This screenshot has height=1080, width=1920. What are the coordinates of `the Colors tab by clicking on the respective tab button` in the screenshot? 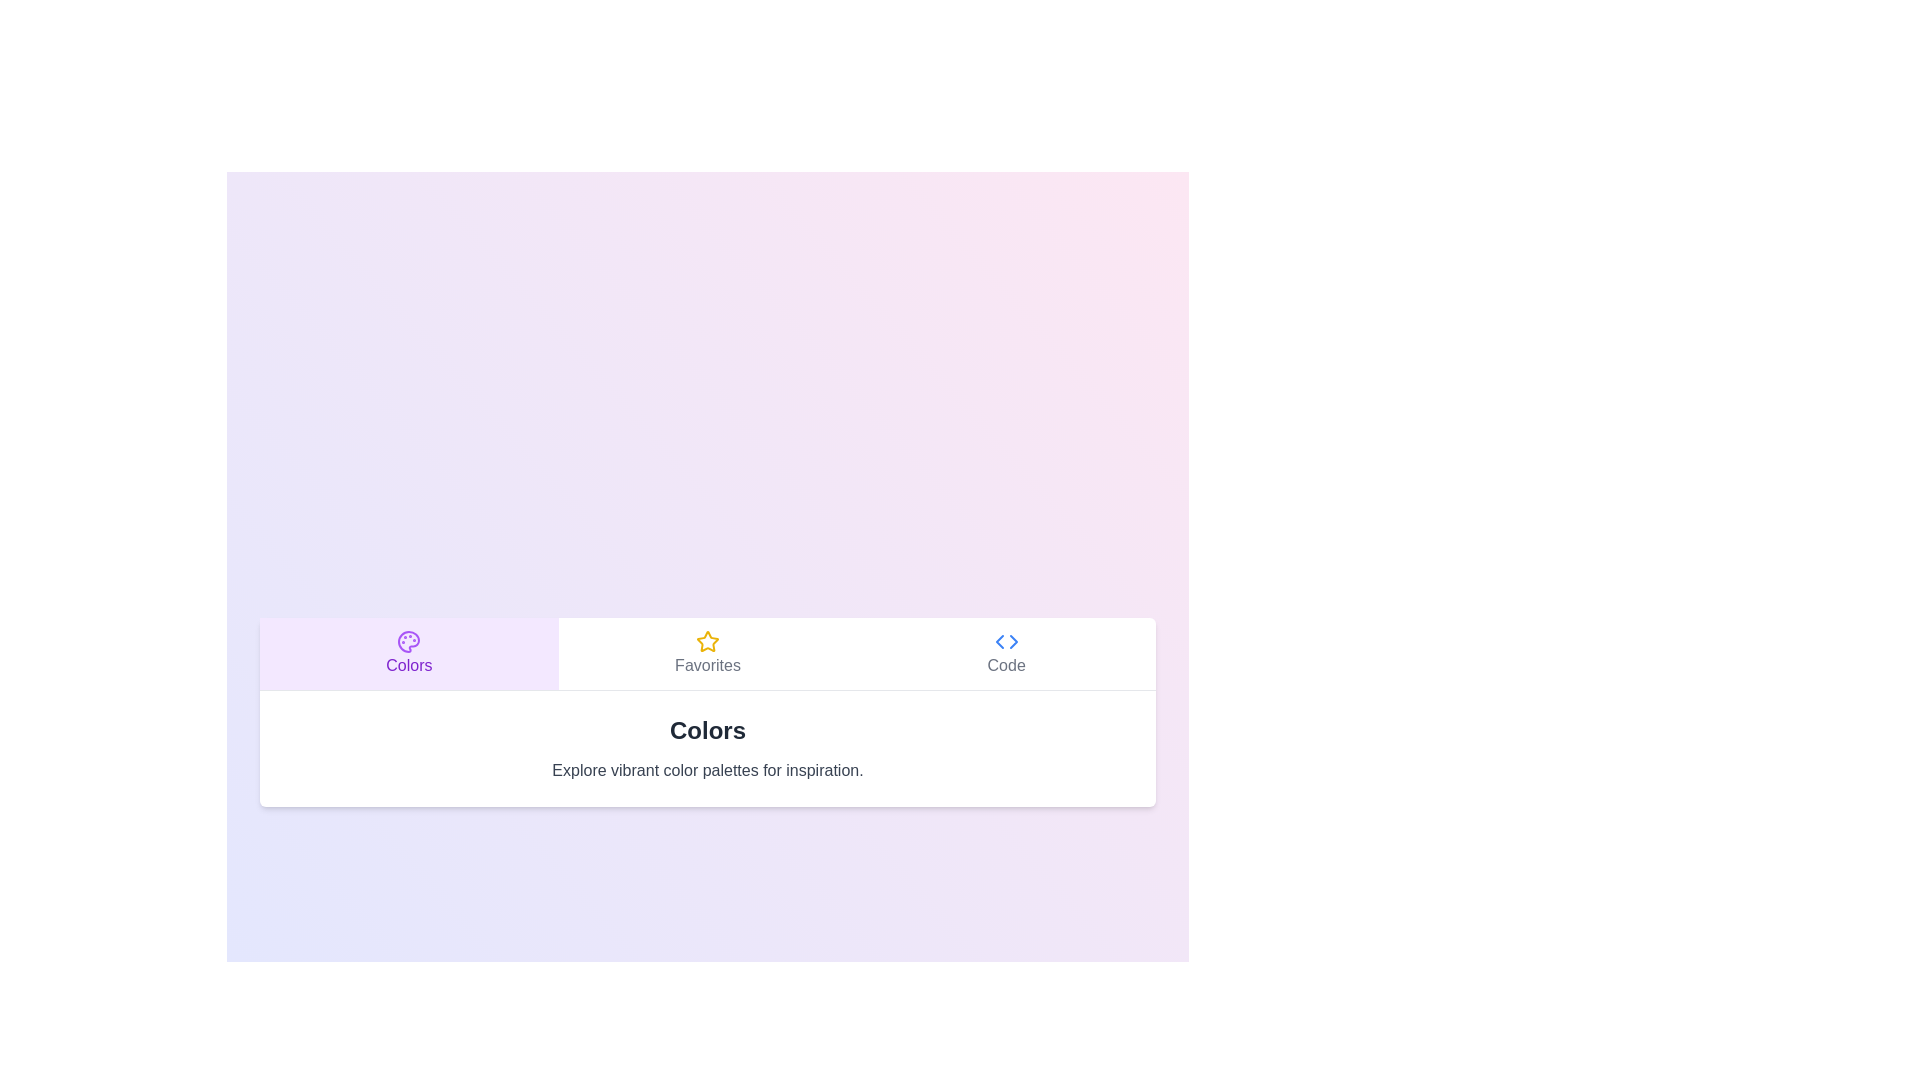 It's located at (408, 653).